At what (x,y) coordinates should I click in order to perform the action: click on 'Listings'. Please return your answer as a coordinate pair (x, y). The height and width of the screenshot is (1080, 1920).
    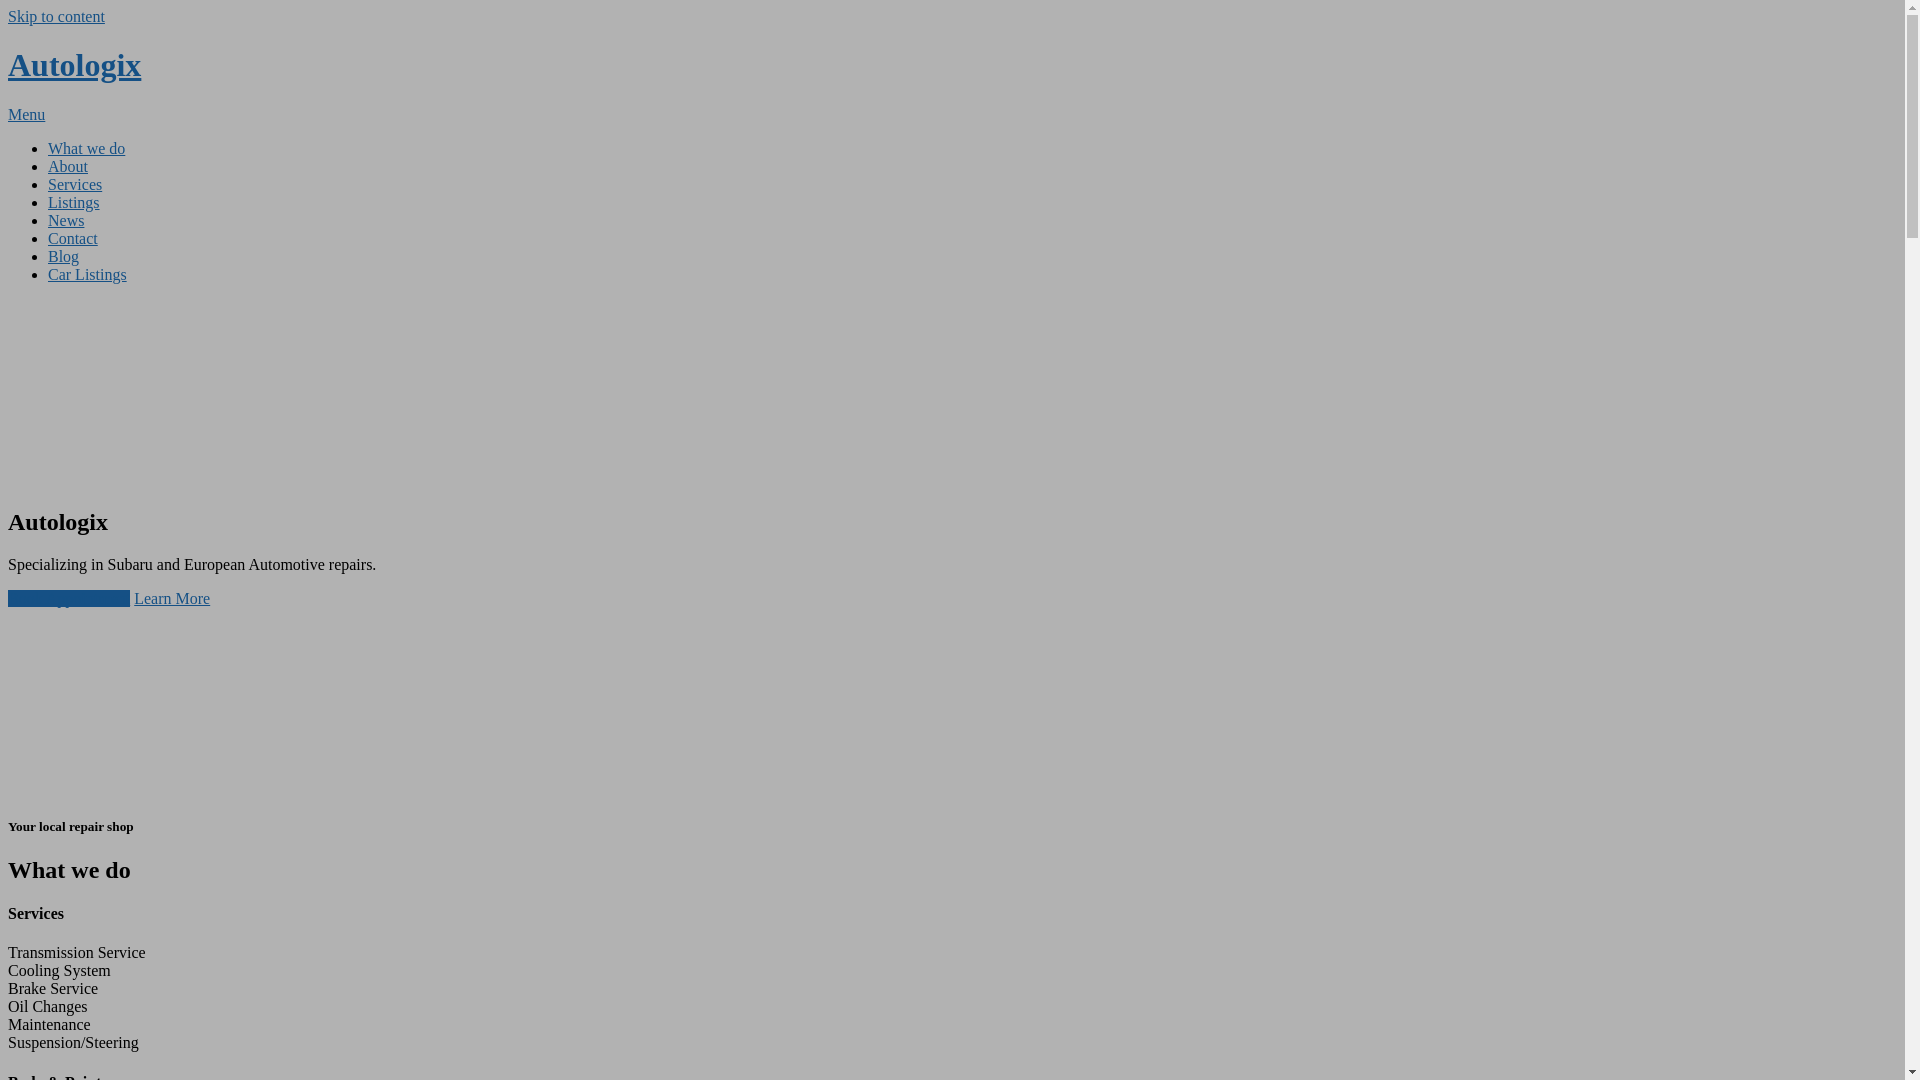
    Looking at the image, I should click on (48, 202).